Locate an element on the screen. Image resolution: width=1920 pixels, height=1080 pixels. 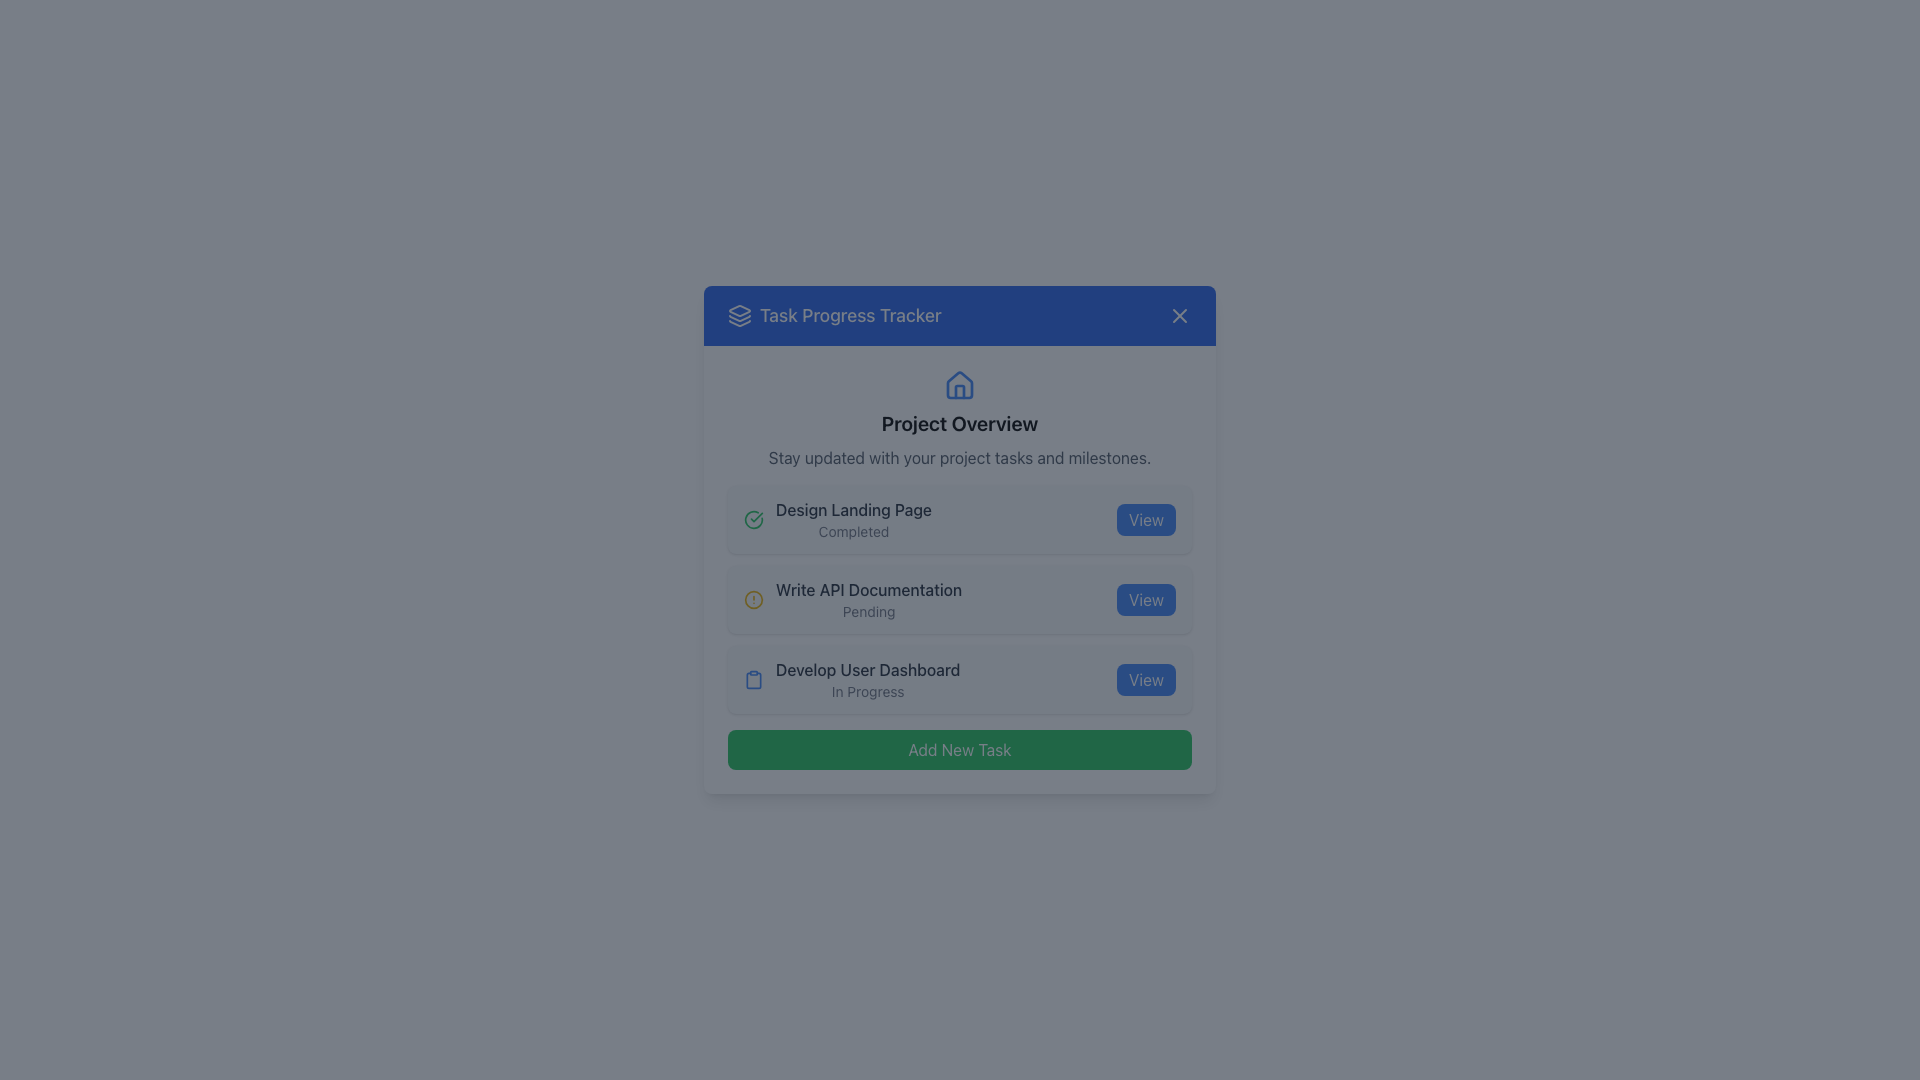
the static text displaying the title or name of the task in the third row of the task list within the modal, located above the status text 'In Progress' and to the left of the 'View' button is located at coordinates (868, 670).